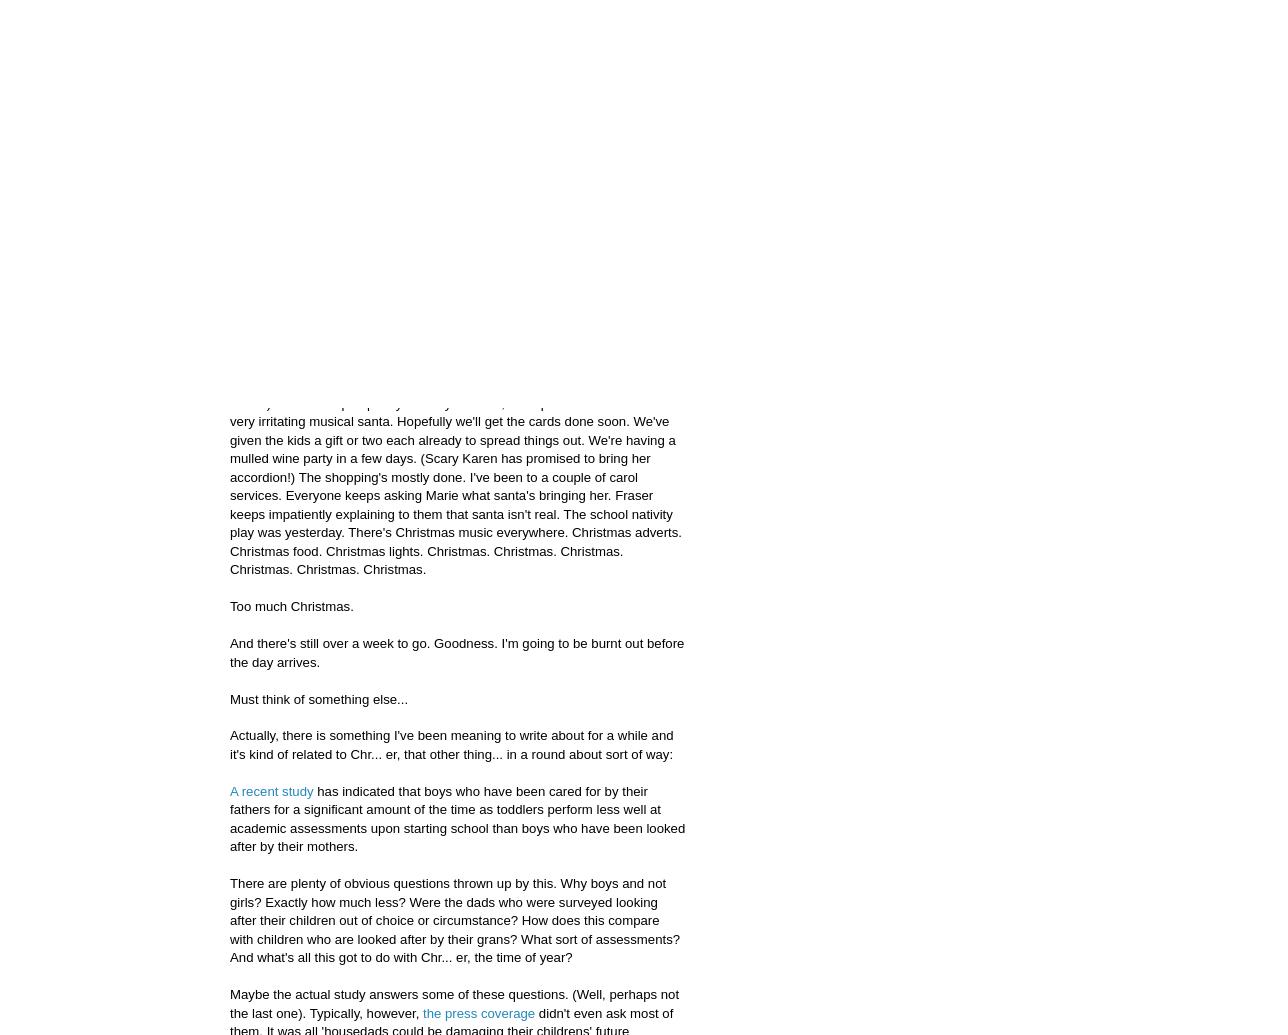  What do you see at coordinates (457, 477) in the screenshot?
I see `'We're getting there. We've converted the lounge to 'Christmas Land' (as Marie calls it) with the help of plenty of shiny baubles, an explosion of tinsel and a very irritating musical santa. Hopefully we'll get the cards done soon. We've given the kids a gift or two each already to spread things out. We're having a mulled wine party in a few days. (Scary Karen has promised to bring her accordion!) The shopping's mostly done. I've been to a couple of carol services. Everyone keeps asking Marie what santa's bringing her. Fraser keeps impatiently explaining to them that santa isn't real. The school nativity play was yesterday. There's Christmas music everywhere. Christmas adverts. Christmas food. Christmas lights. Christmas. Christmas. Christmas. Christmas. Christmas. Christmas.'` at bounding box center [457, 477].